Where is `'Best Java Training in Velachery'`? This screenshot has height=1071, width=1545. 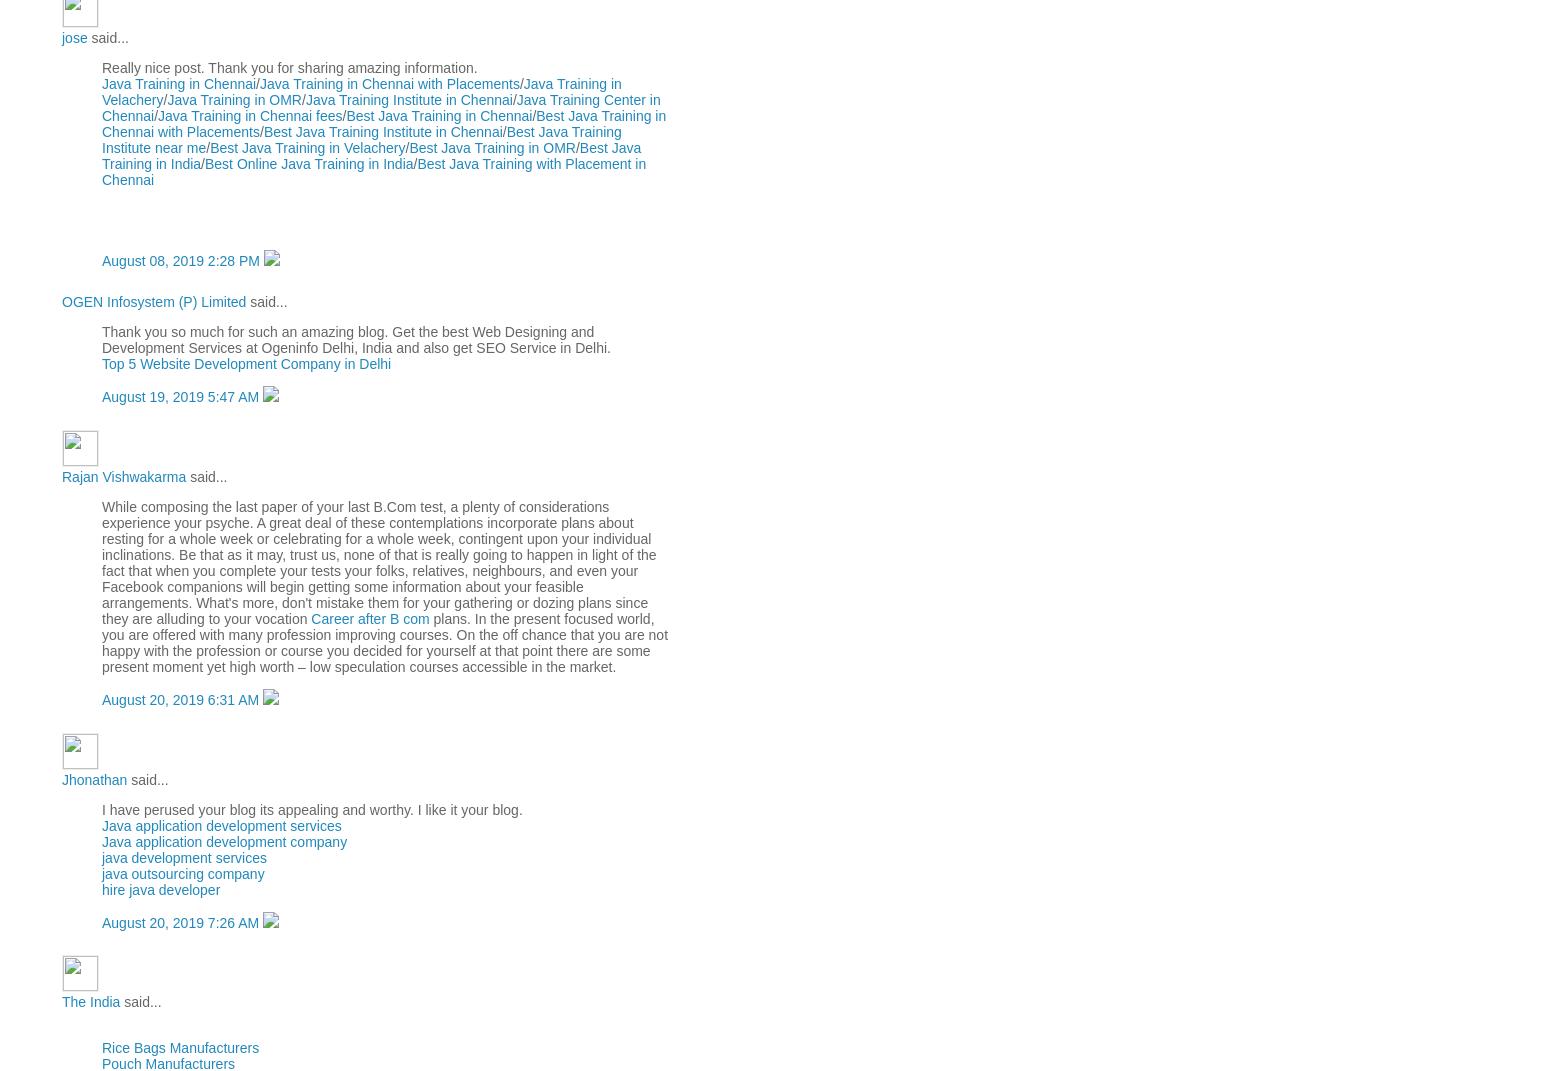
'Best Java Training in Velachery' is located at coordinates (307, 148).